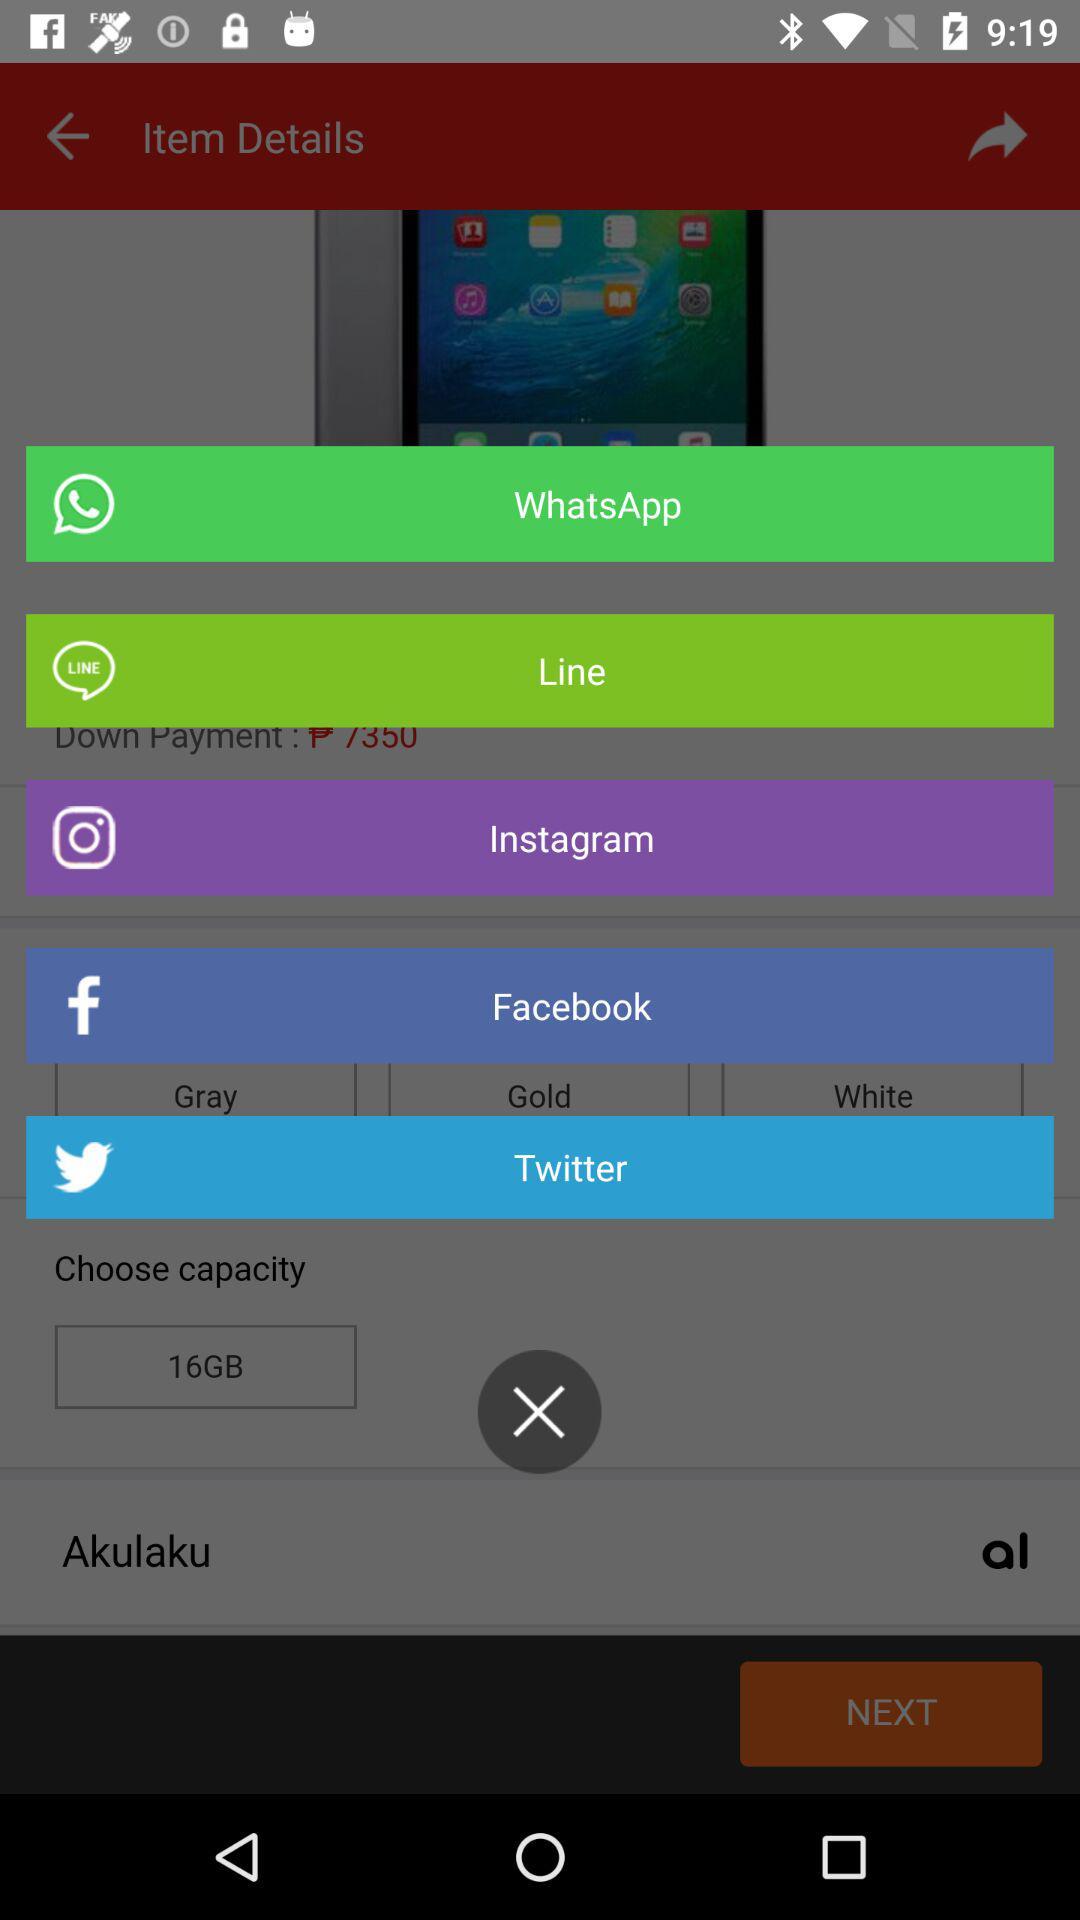 Image resolution: width=1080 pixels, height=1920 pixels. Describe the element at coordinates (538, 1410) in the screenshot. I see `the close icon` at that location.